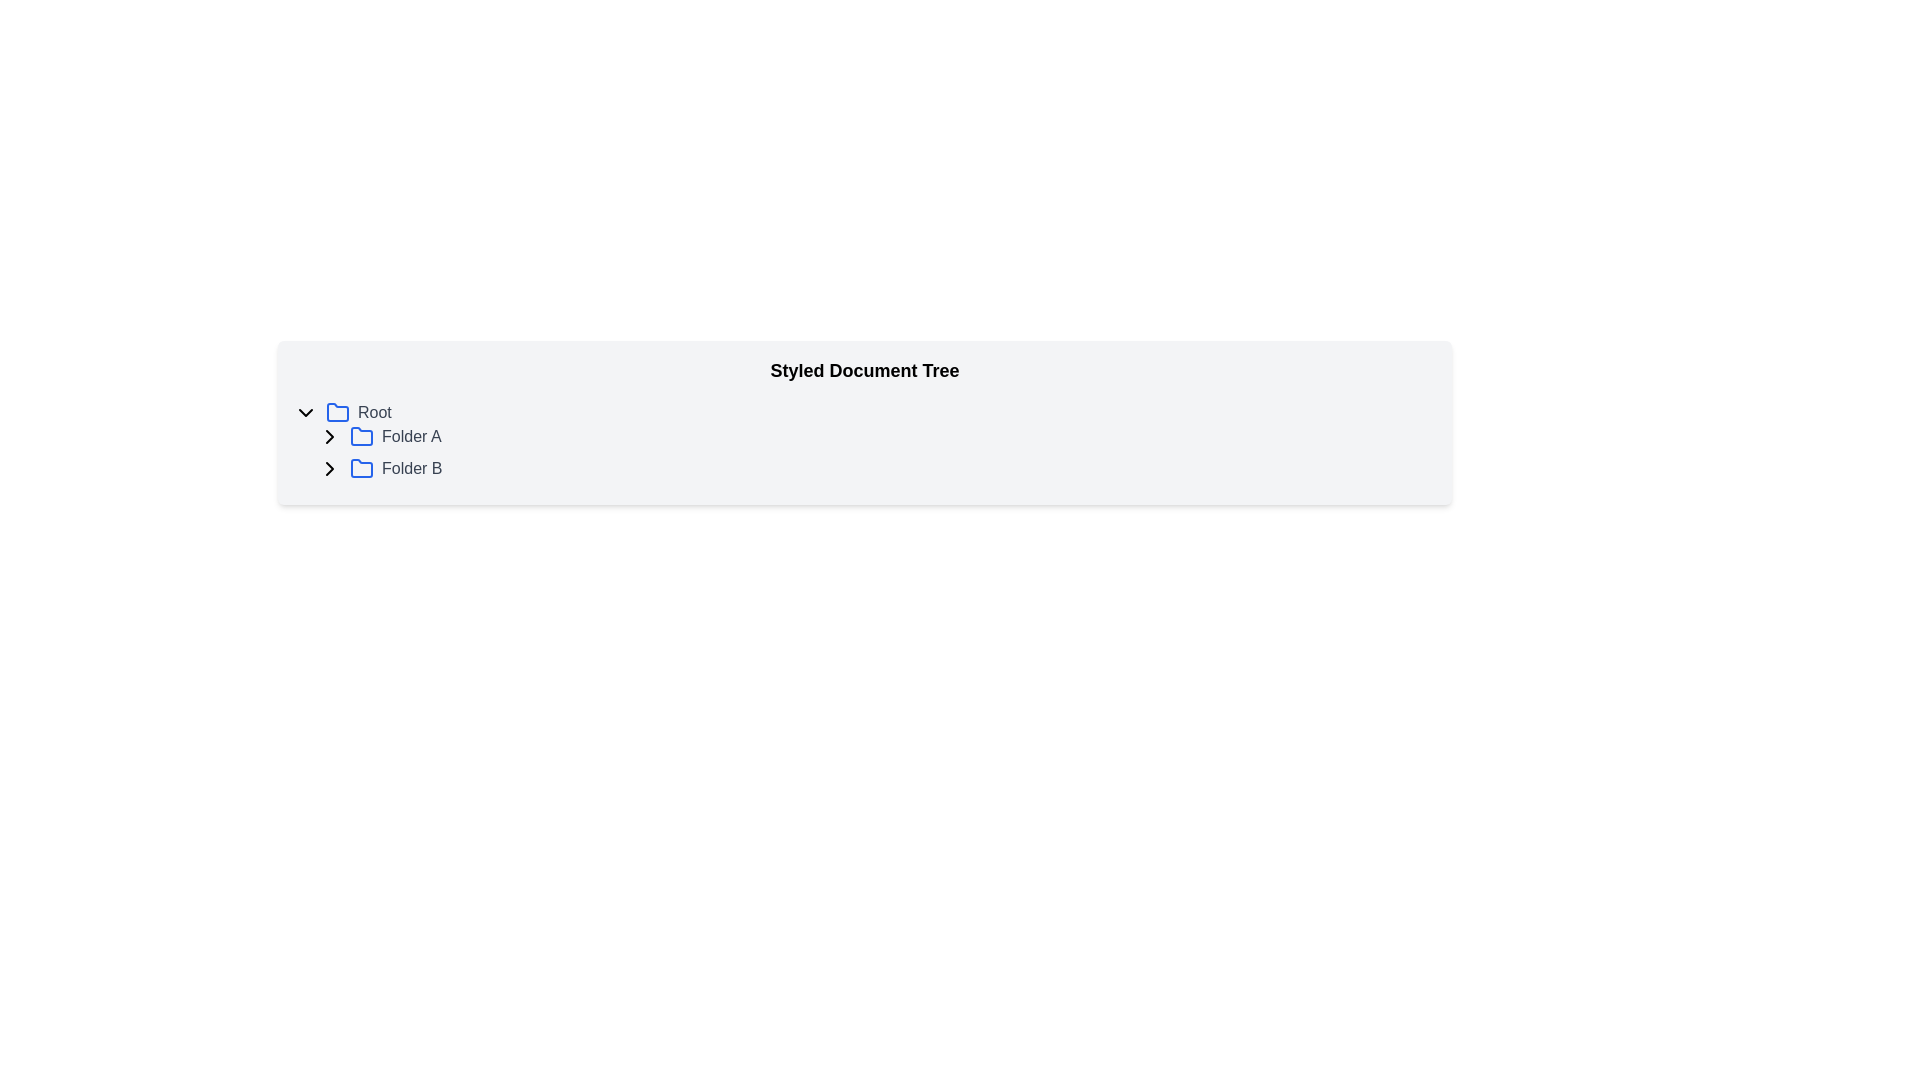 This screenshot has width=1920, height=1080. I want to click on the right-pointing arrow icon (chevron) located to the left of the 'Folder A' label, so click(330, 469).